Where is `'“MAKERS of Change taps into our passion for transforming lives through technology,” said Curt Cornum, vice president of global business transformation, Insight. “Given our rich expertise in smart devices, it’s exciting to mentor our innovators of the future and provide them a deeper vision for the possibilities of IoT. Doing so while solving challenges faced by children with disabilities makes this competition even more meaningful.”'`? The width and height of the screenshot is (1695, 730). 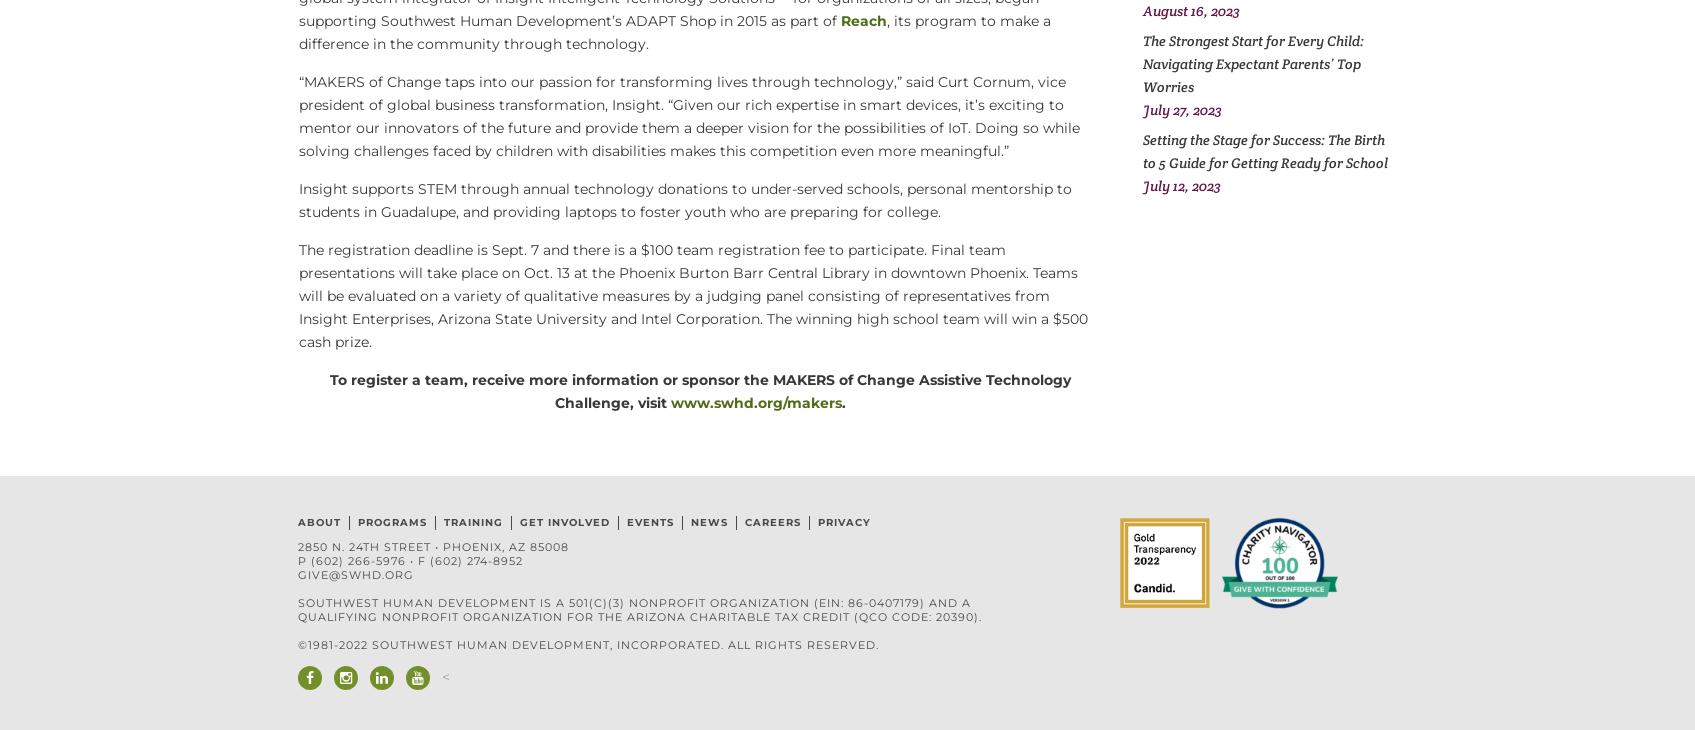 '“MAKERS of Change taps into our passion for transforming lives through technology,” said Curt Cornum, vice president of global business transformation, Insight. “Given our rich expertise in smart devices, it’s exciting to mentor our innovators of the future and provide them a deeper vision for the possibilities of IoT. Doing so while solving challenges faced by children with disabilities makes this competition even more meaningful.”' is located at coordinates (688, 115).